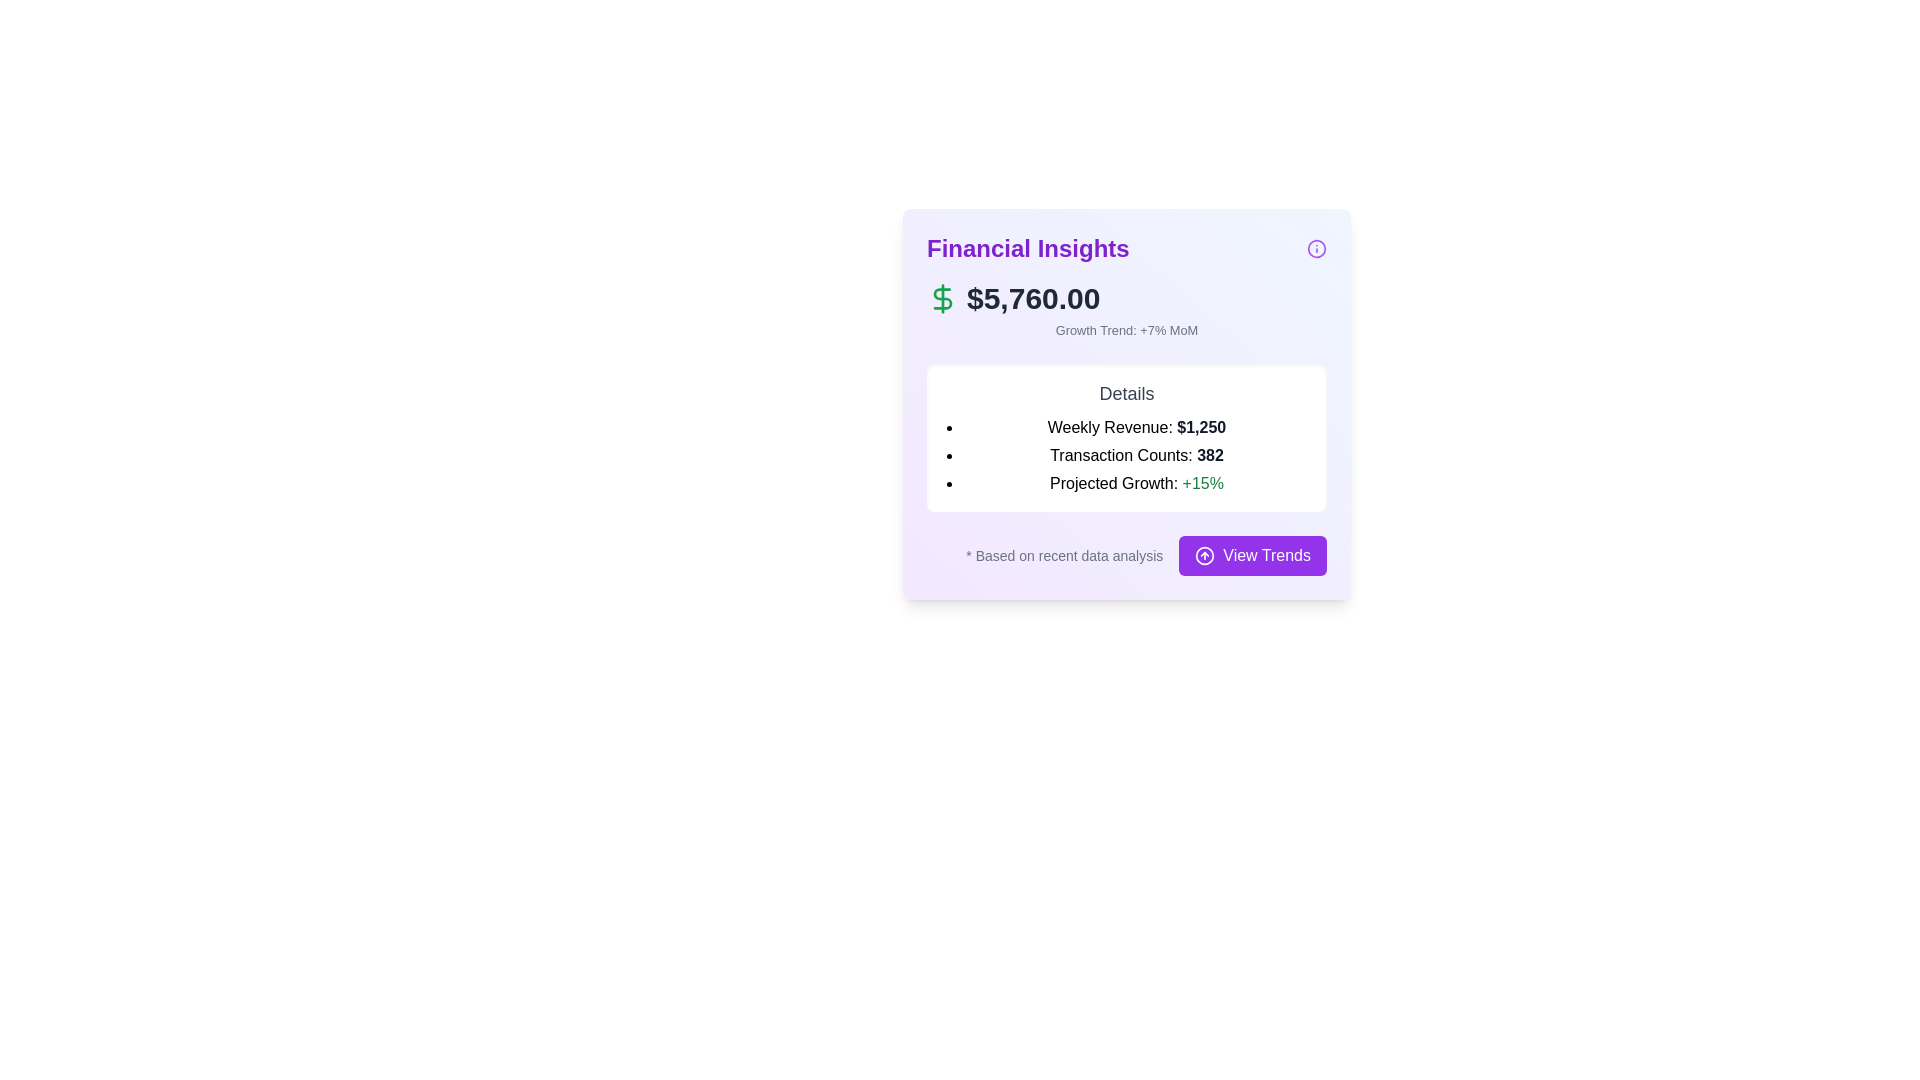 The width and height of the screenshot is (1920, 1080). I want to click on the currency icon located immediately to the left of the dollar amount '$5,760.00' in the 'Financial Insights' box, so click(941, 299).